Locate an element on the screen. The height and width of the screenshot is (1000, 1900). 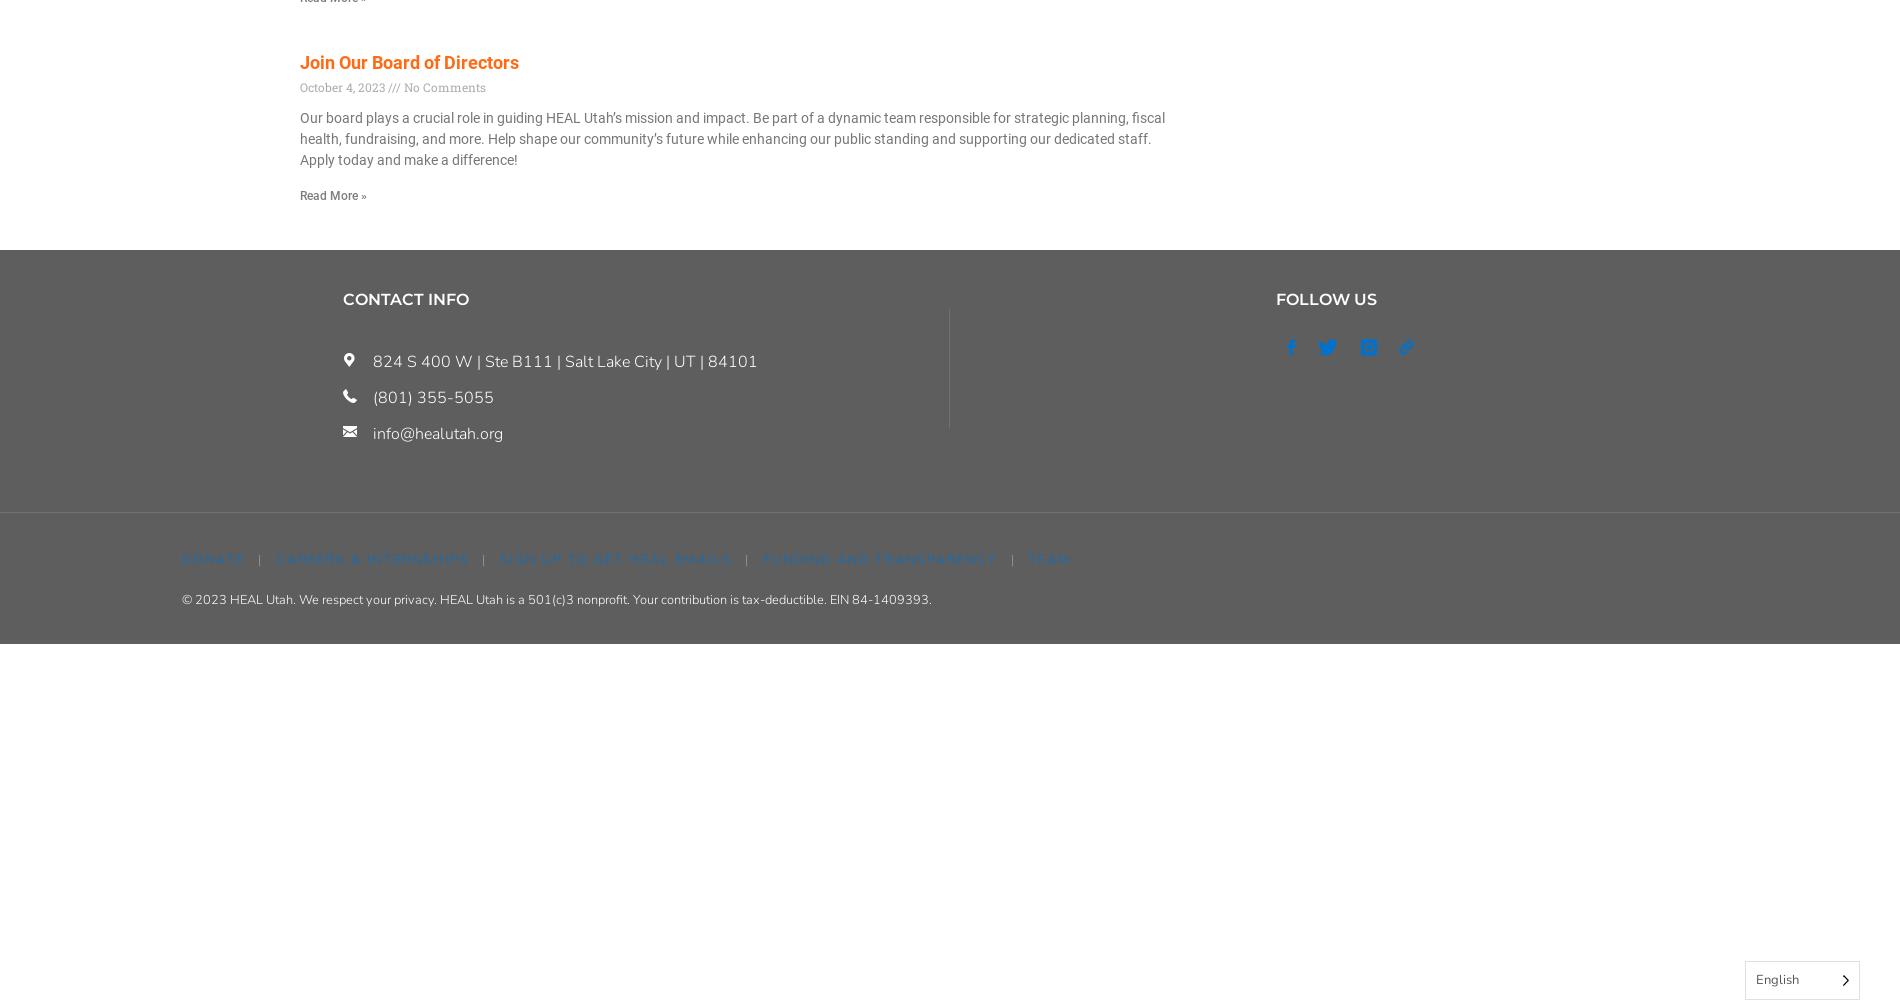
'Our board plays a crucial role in guiding HEAL Utah’s mission and impact. Be part of a dynamic team responsible for strategic planning, fiscal health, fundraising, and more. Help shape our community’s future while enhancing our public standing and supporting our dedicated staff. Apply today and make a difference!' is located at coordinates (731, 139).